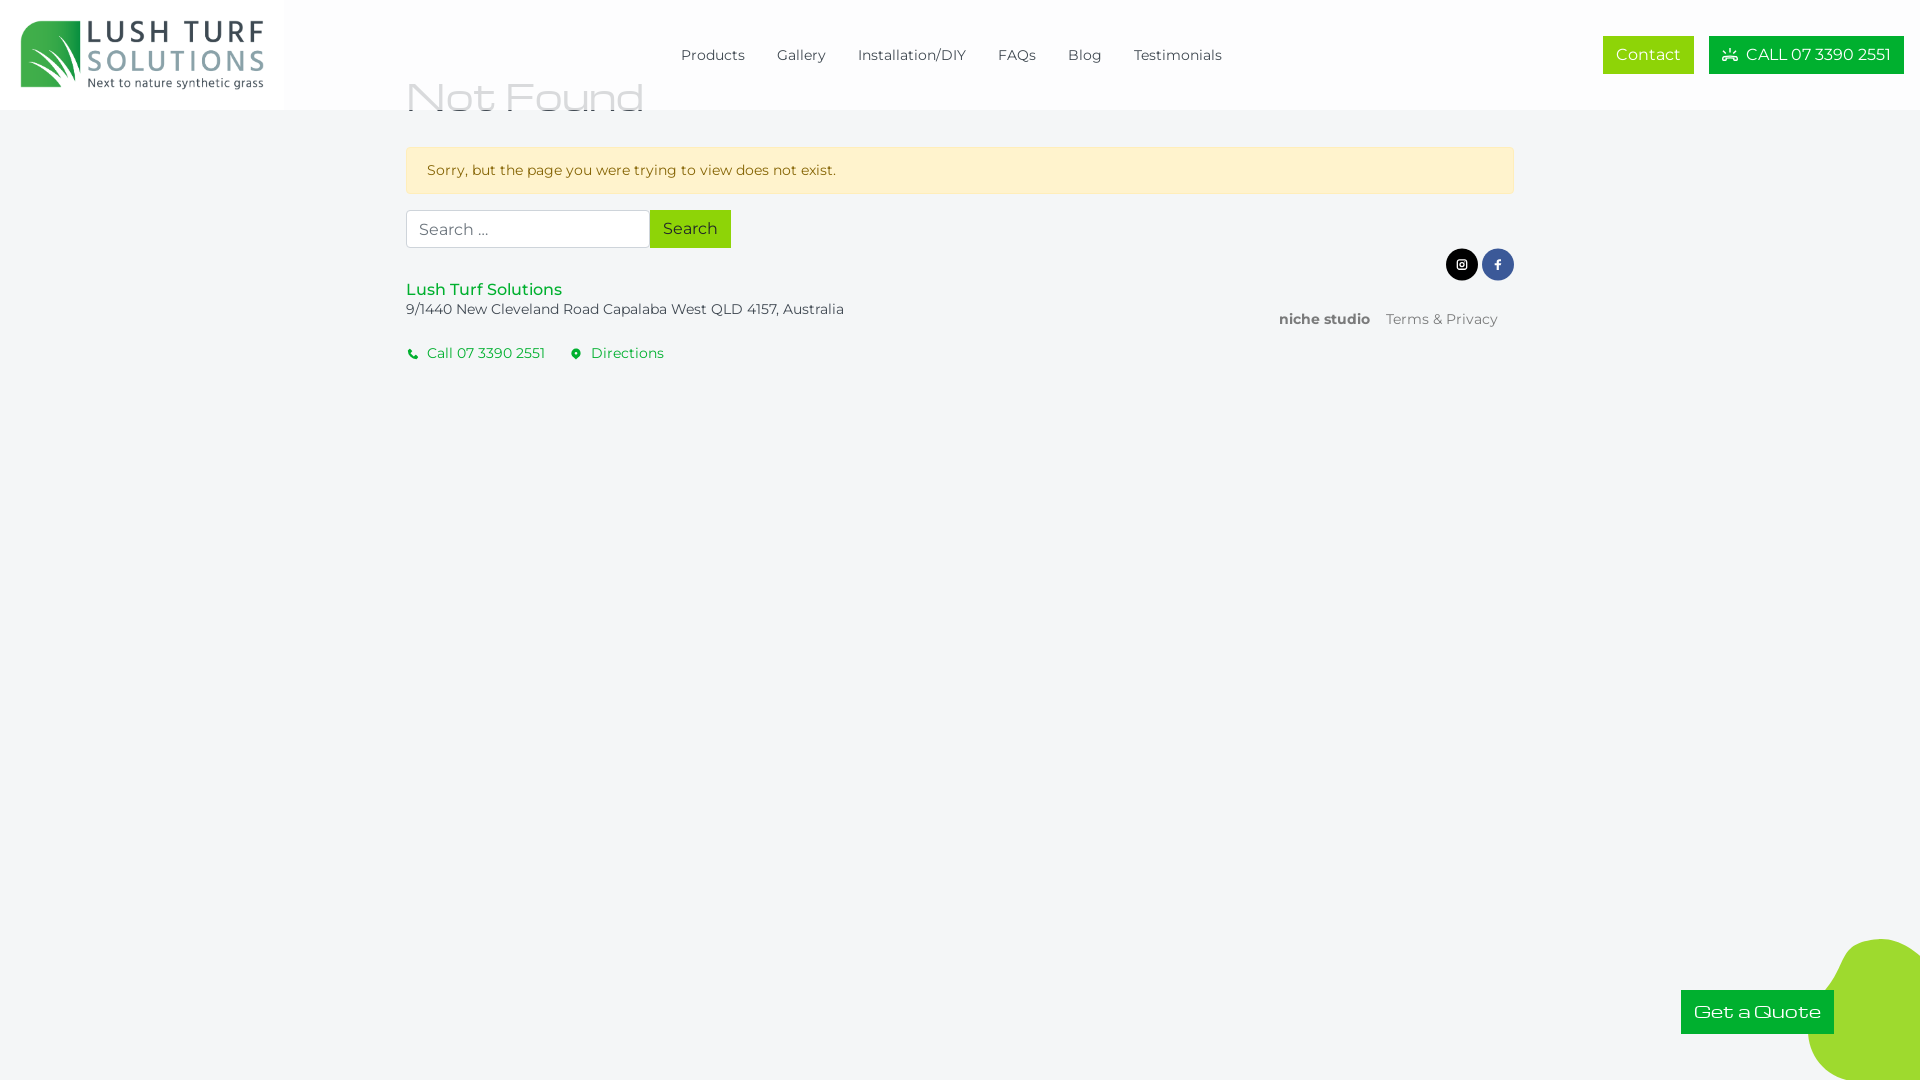 Image resolution: width=1920 pixels, height=1080 pixels. I want to click on 'Testimonials', so click(1177, 54).